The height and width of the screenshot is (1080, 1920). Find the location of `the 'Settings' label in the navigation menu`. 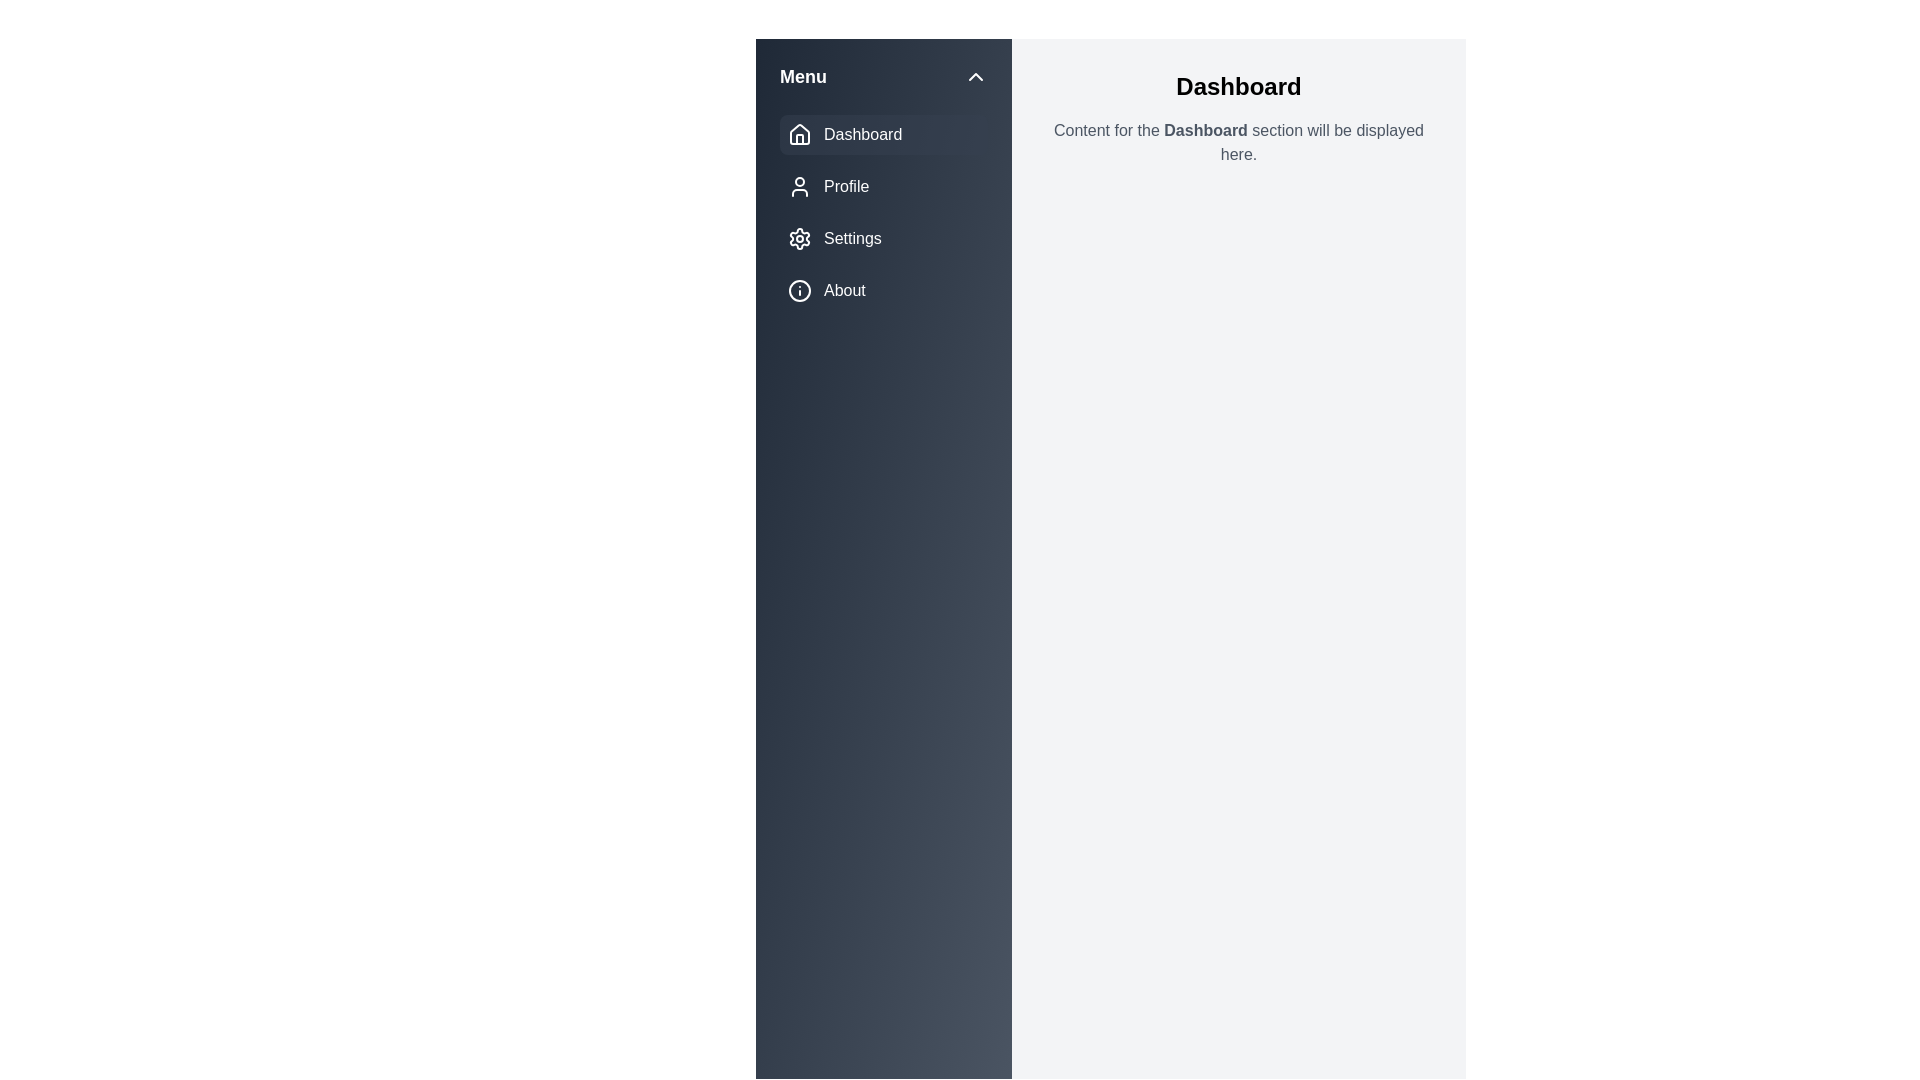

the 'Settings' label in the navigation menu is located at coordinates (852, 238).